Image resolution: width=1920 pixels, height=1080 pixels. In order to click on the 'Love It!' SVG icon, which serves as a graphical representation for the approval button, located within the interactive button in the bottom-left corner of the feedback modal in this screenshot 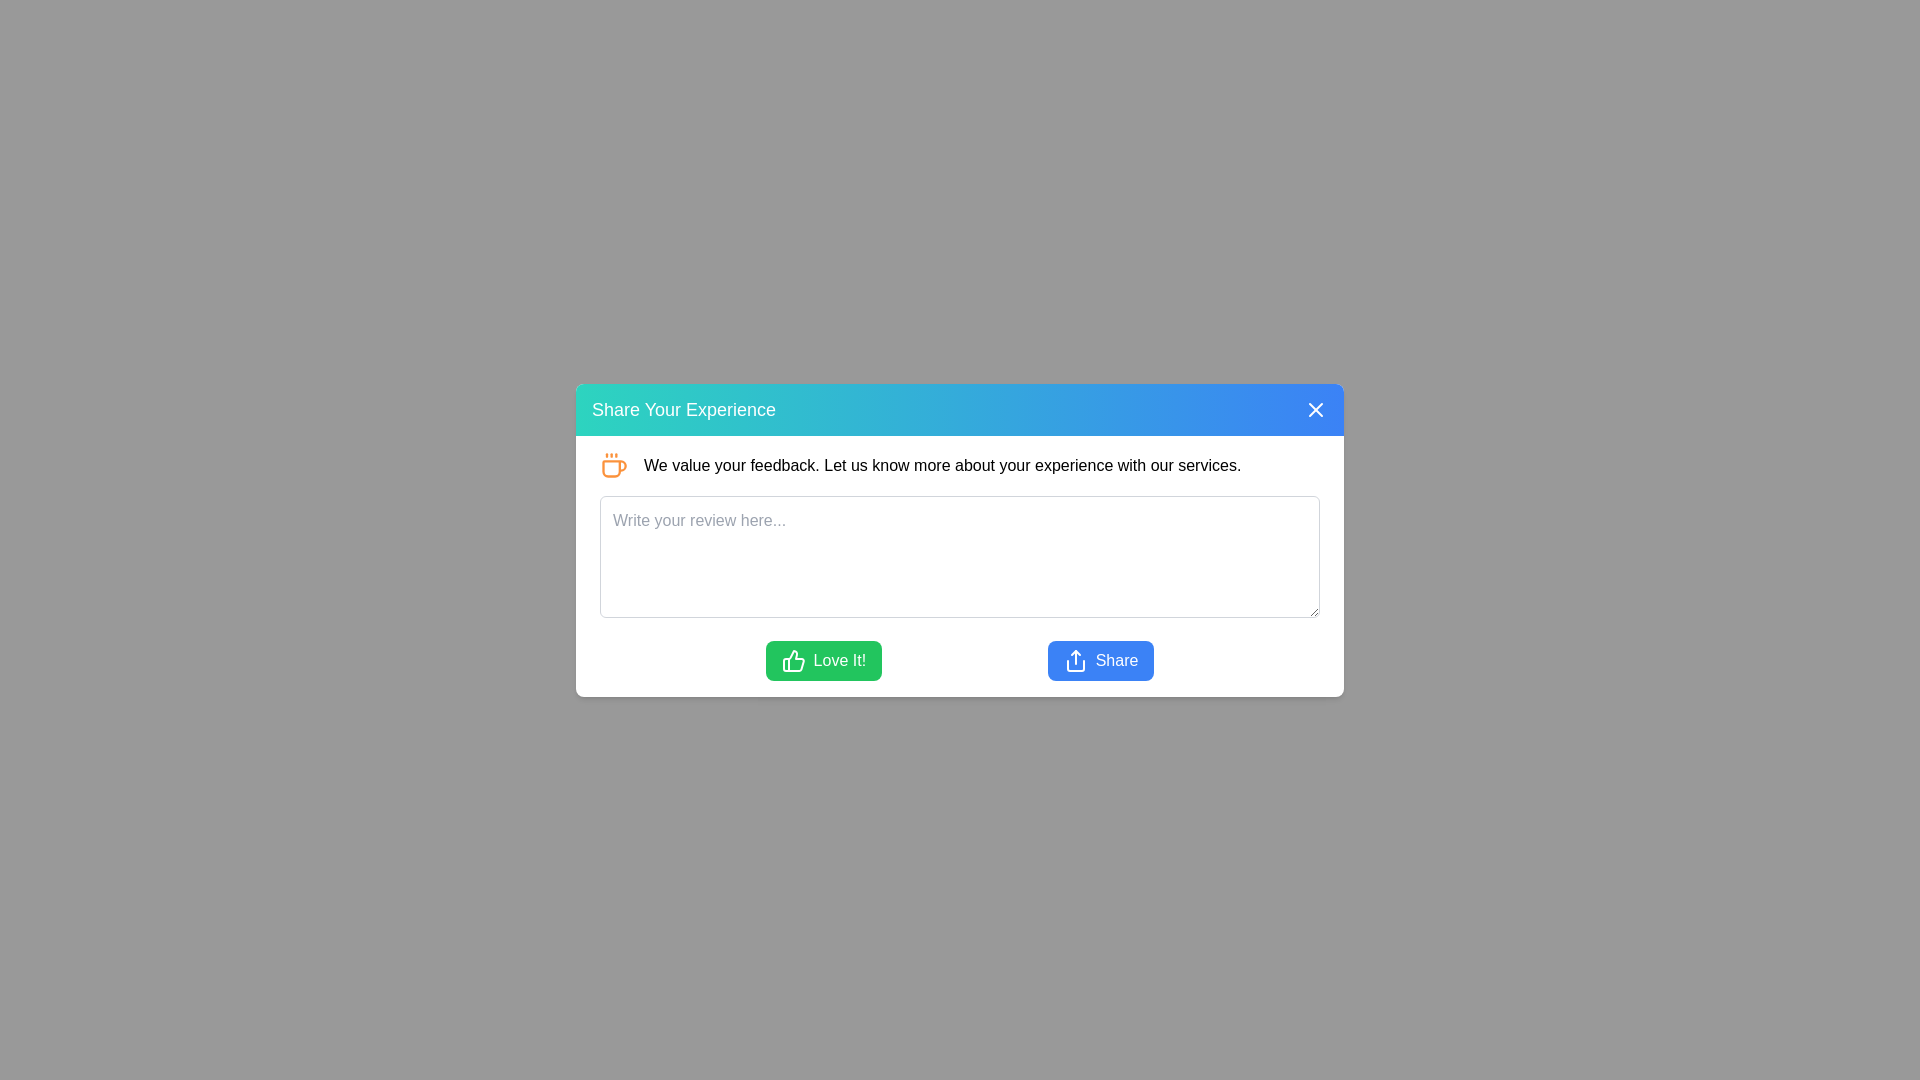, I will do `click(792, 660)`.